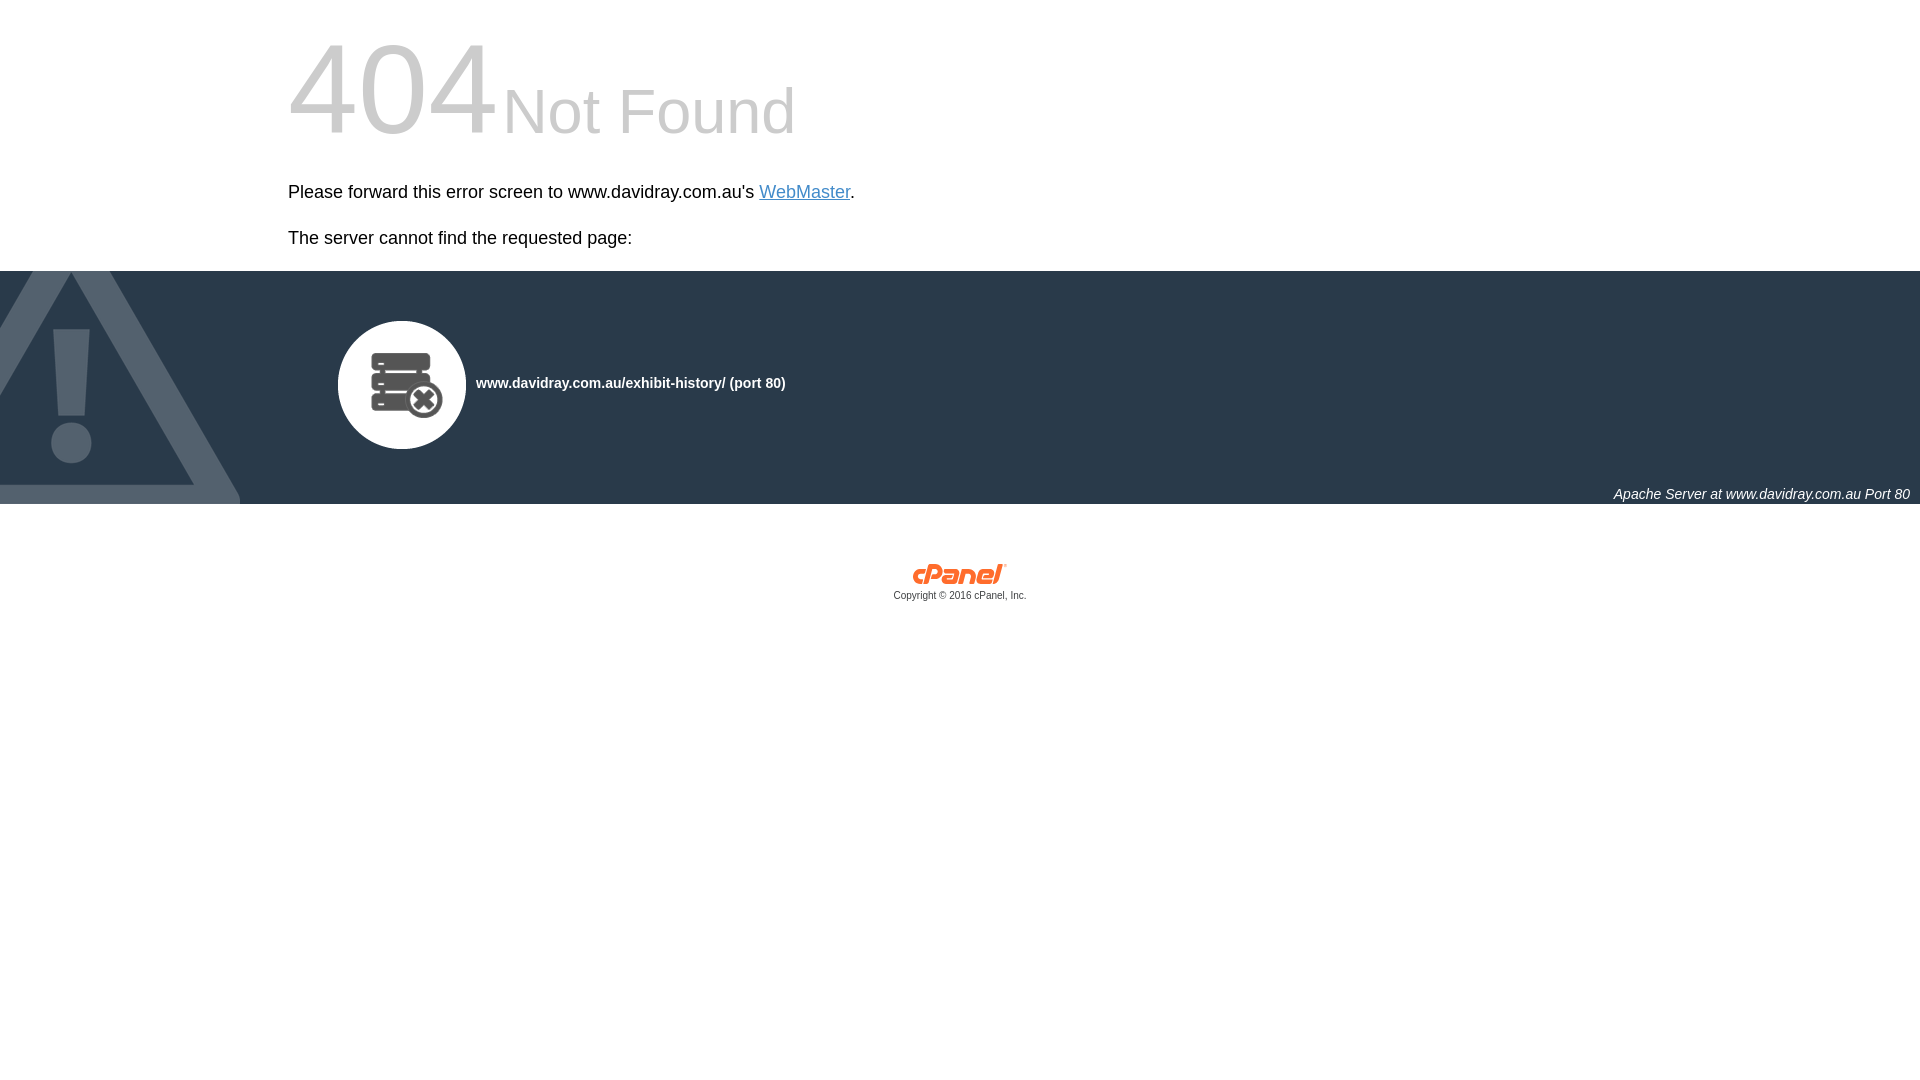  Describe the element at coordinates (804, 192) in the screenshot. I see `'WebMaster'` at that location.